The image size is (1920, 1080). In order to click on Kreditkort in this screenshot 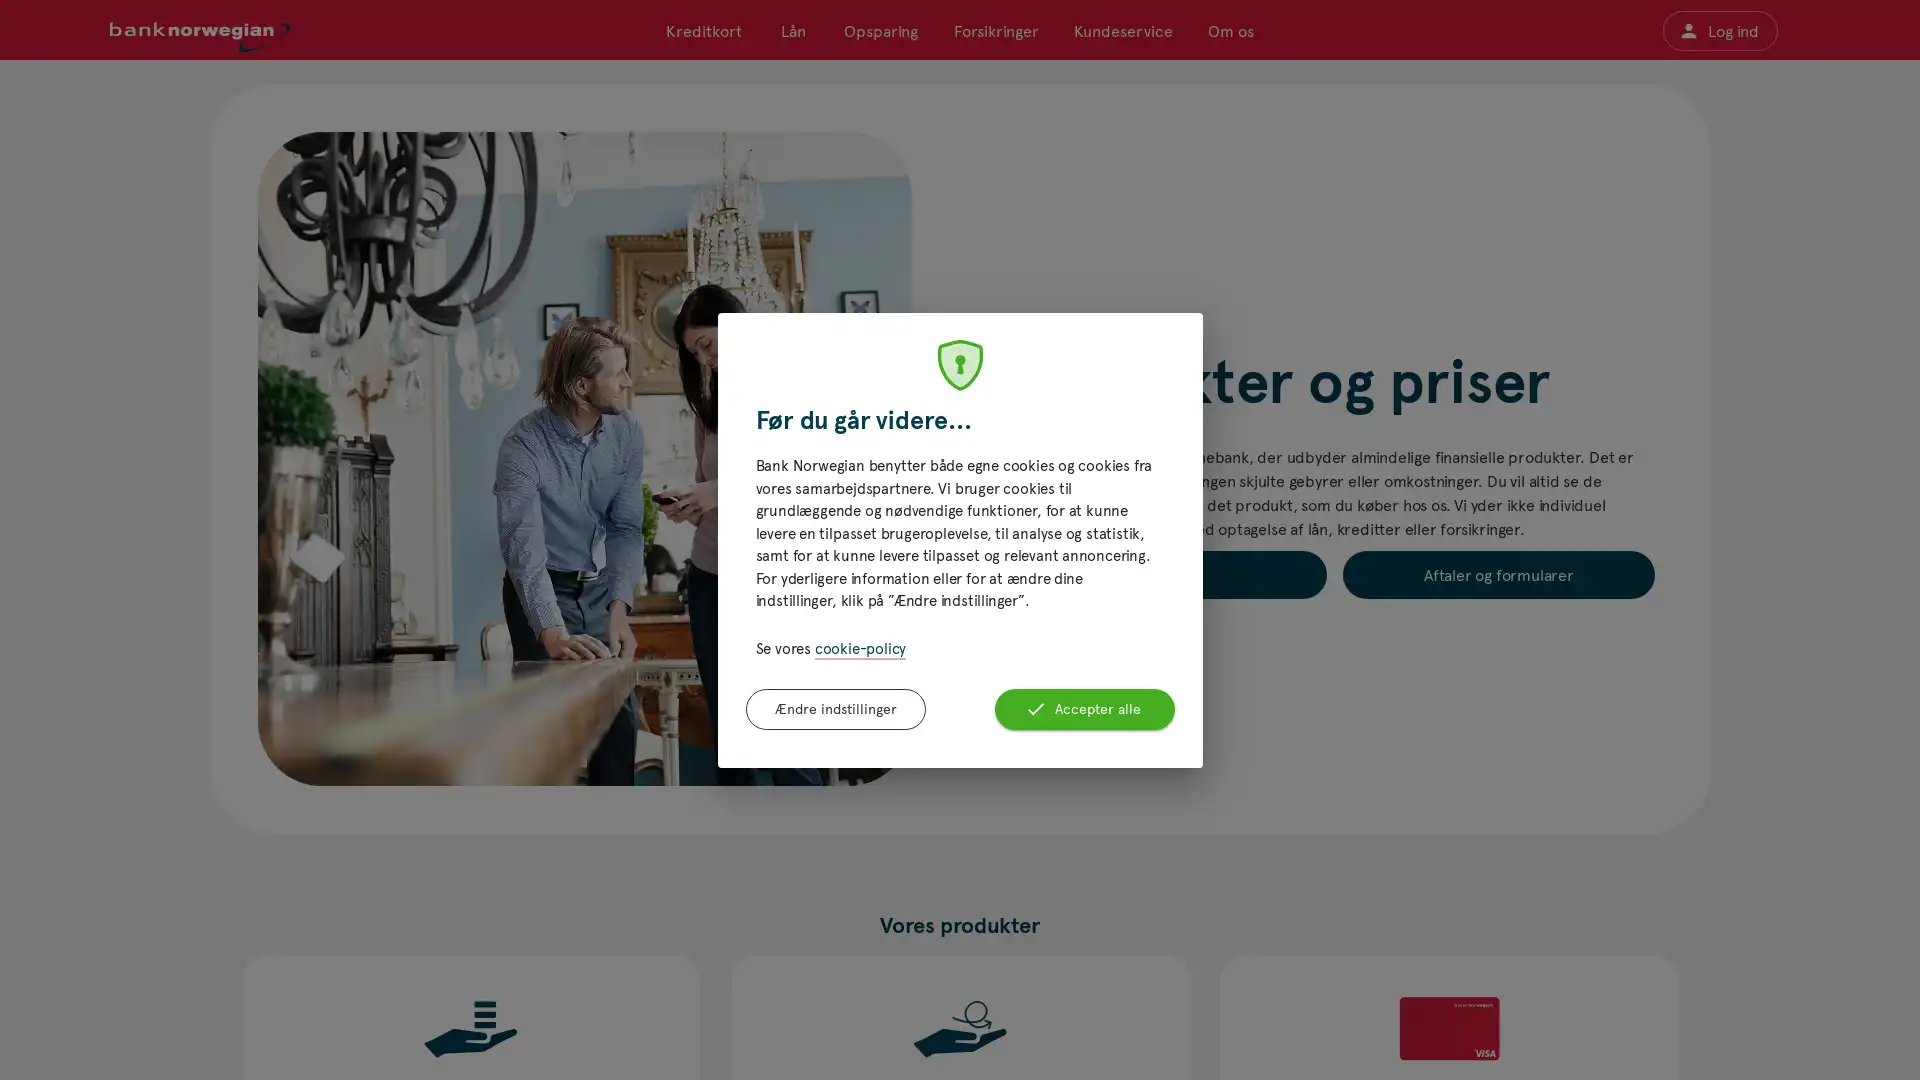, I will do `click(704, 30)`.